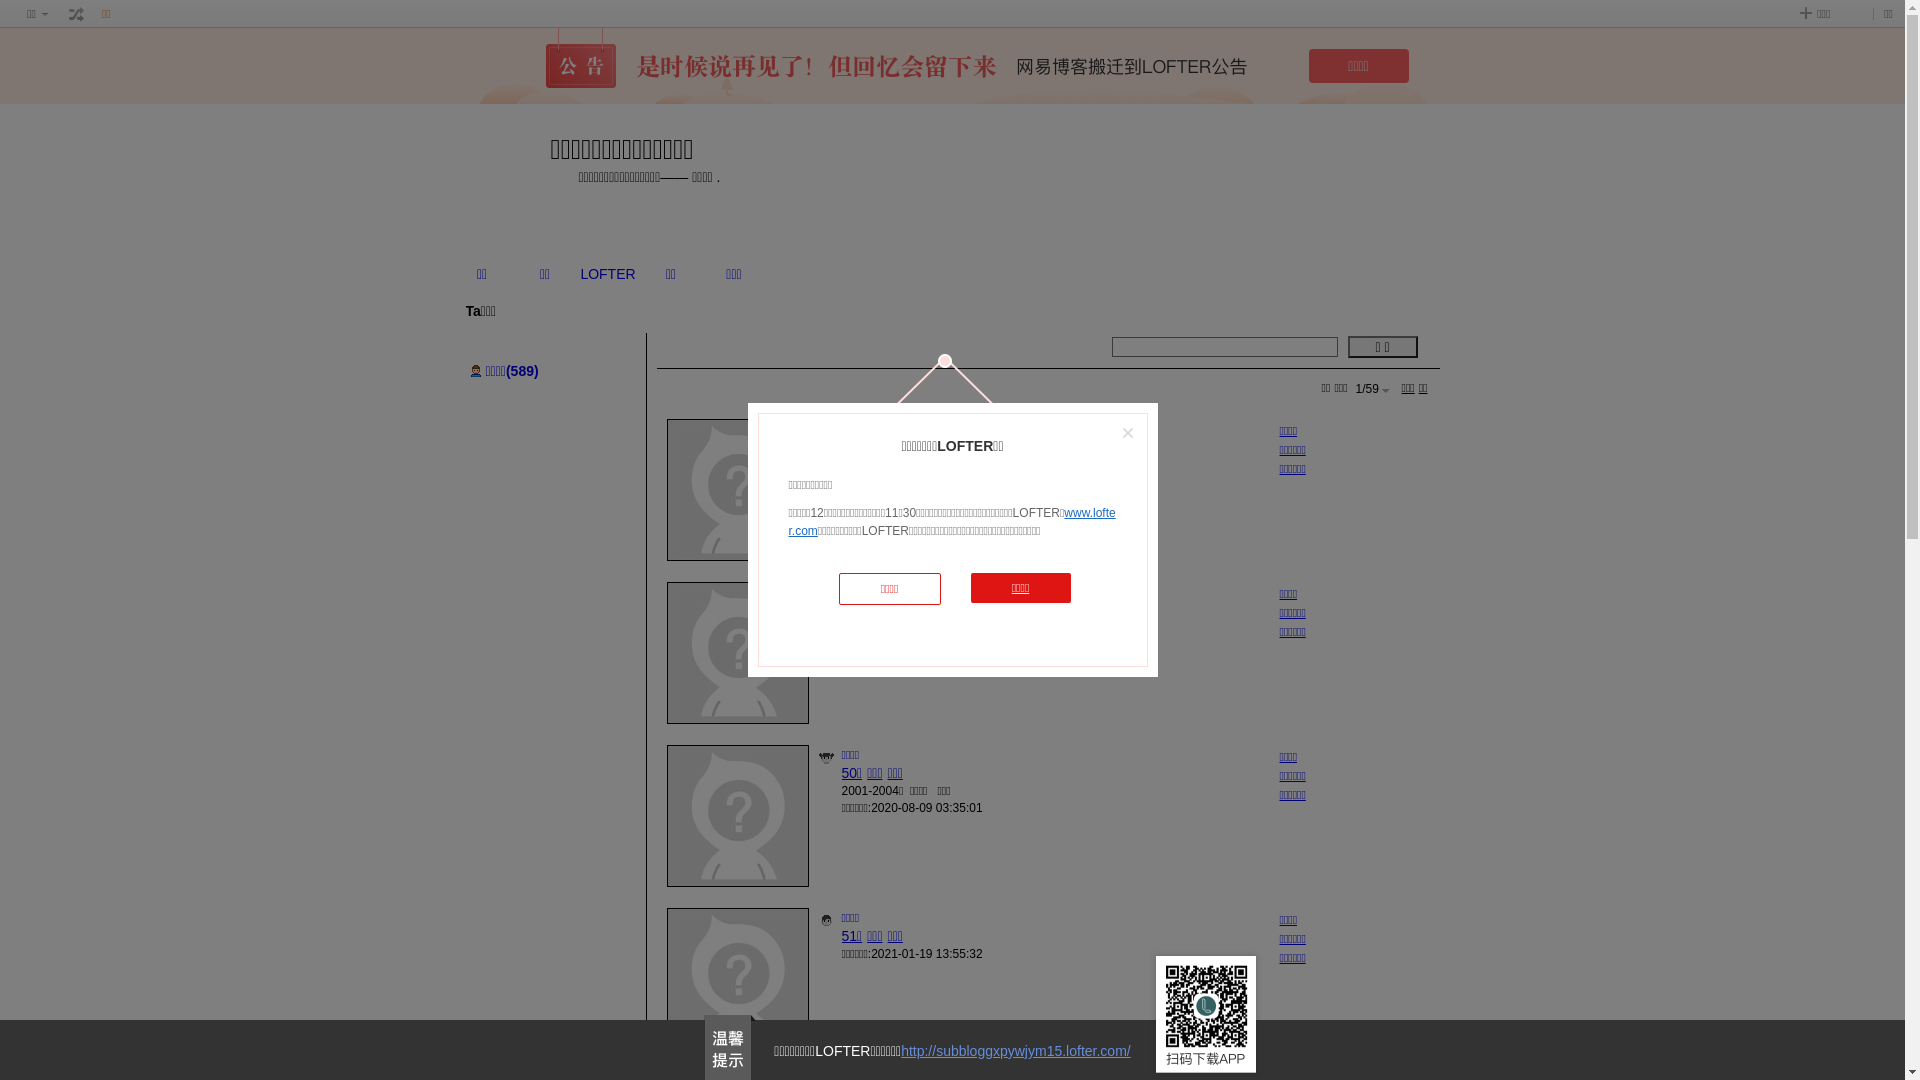 The height and width of the screenshot is (1080, 1920). I want to click on 'www.lofter.com', so click(950, 520).